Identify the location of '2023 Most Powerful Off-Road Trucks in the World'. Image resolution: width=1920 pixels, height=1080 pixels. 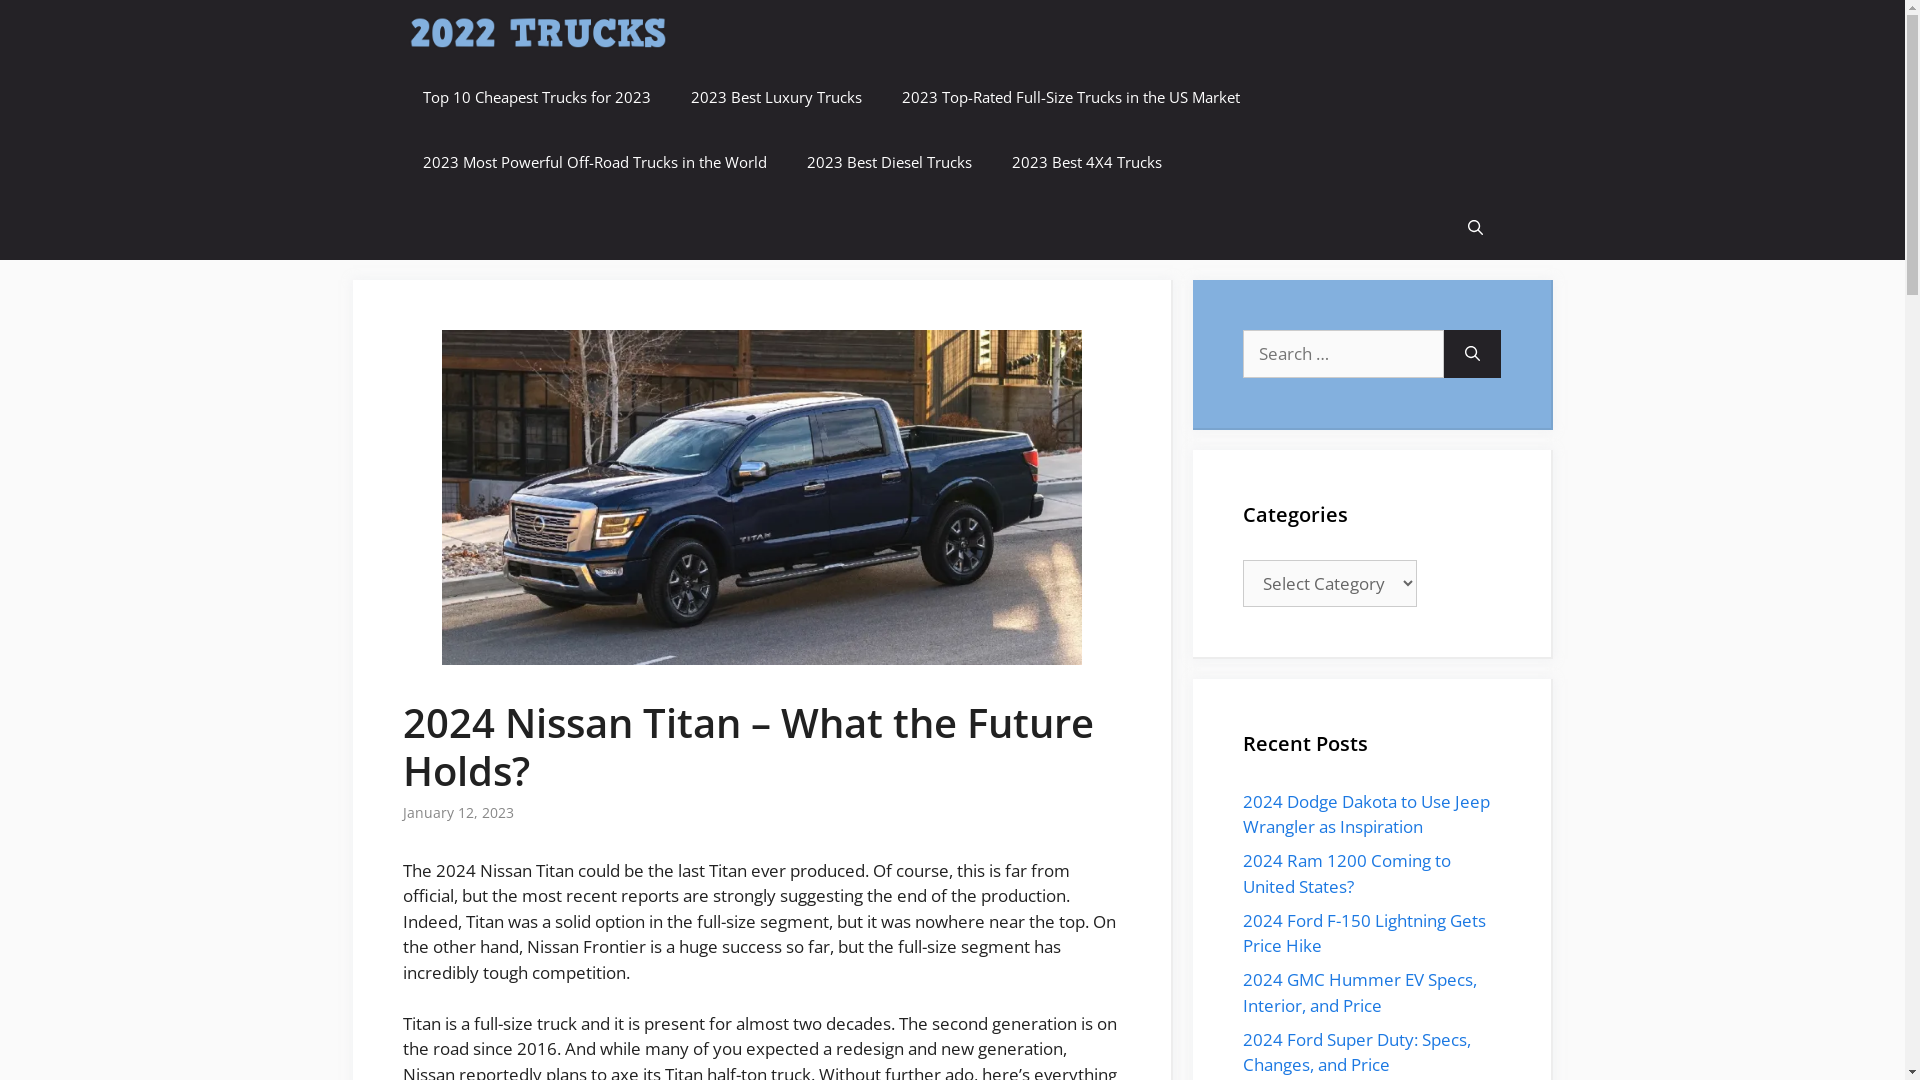
(593, 161).